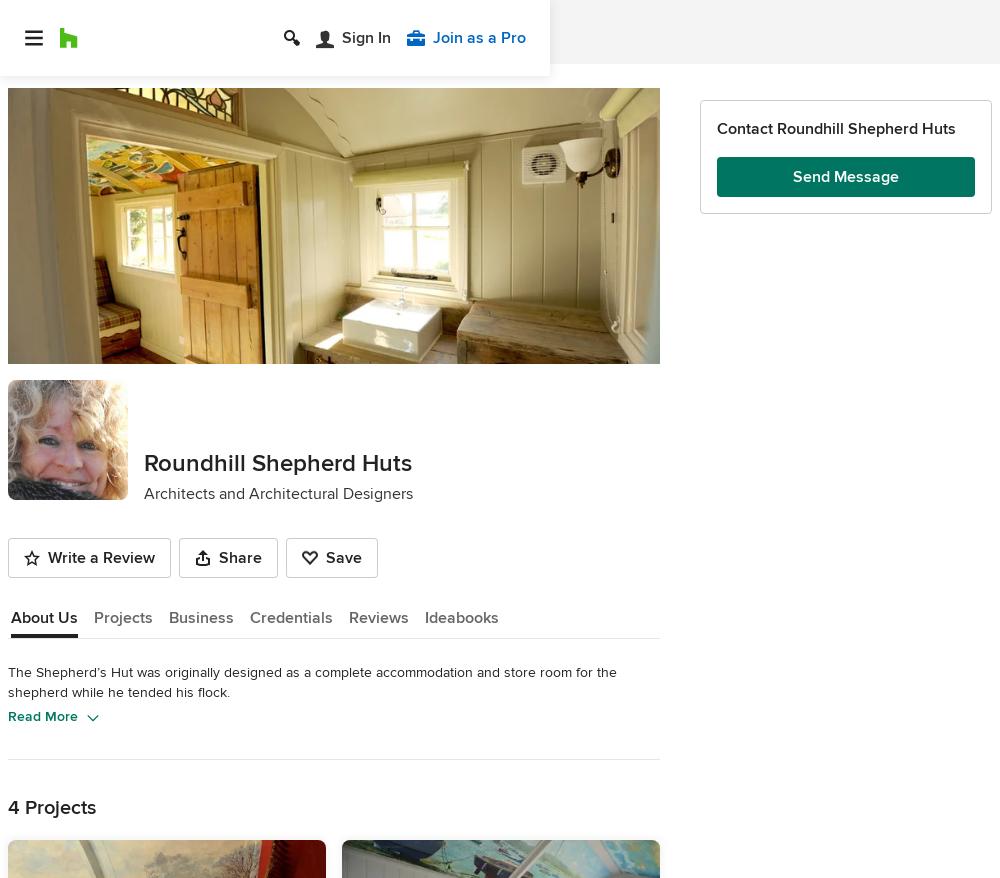  I want to click on 'Save', so click(325, 556).